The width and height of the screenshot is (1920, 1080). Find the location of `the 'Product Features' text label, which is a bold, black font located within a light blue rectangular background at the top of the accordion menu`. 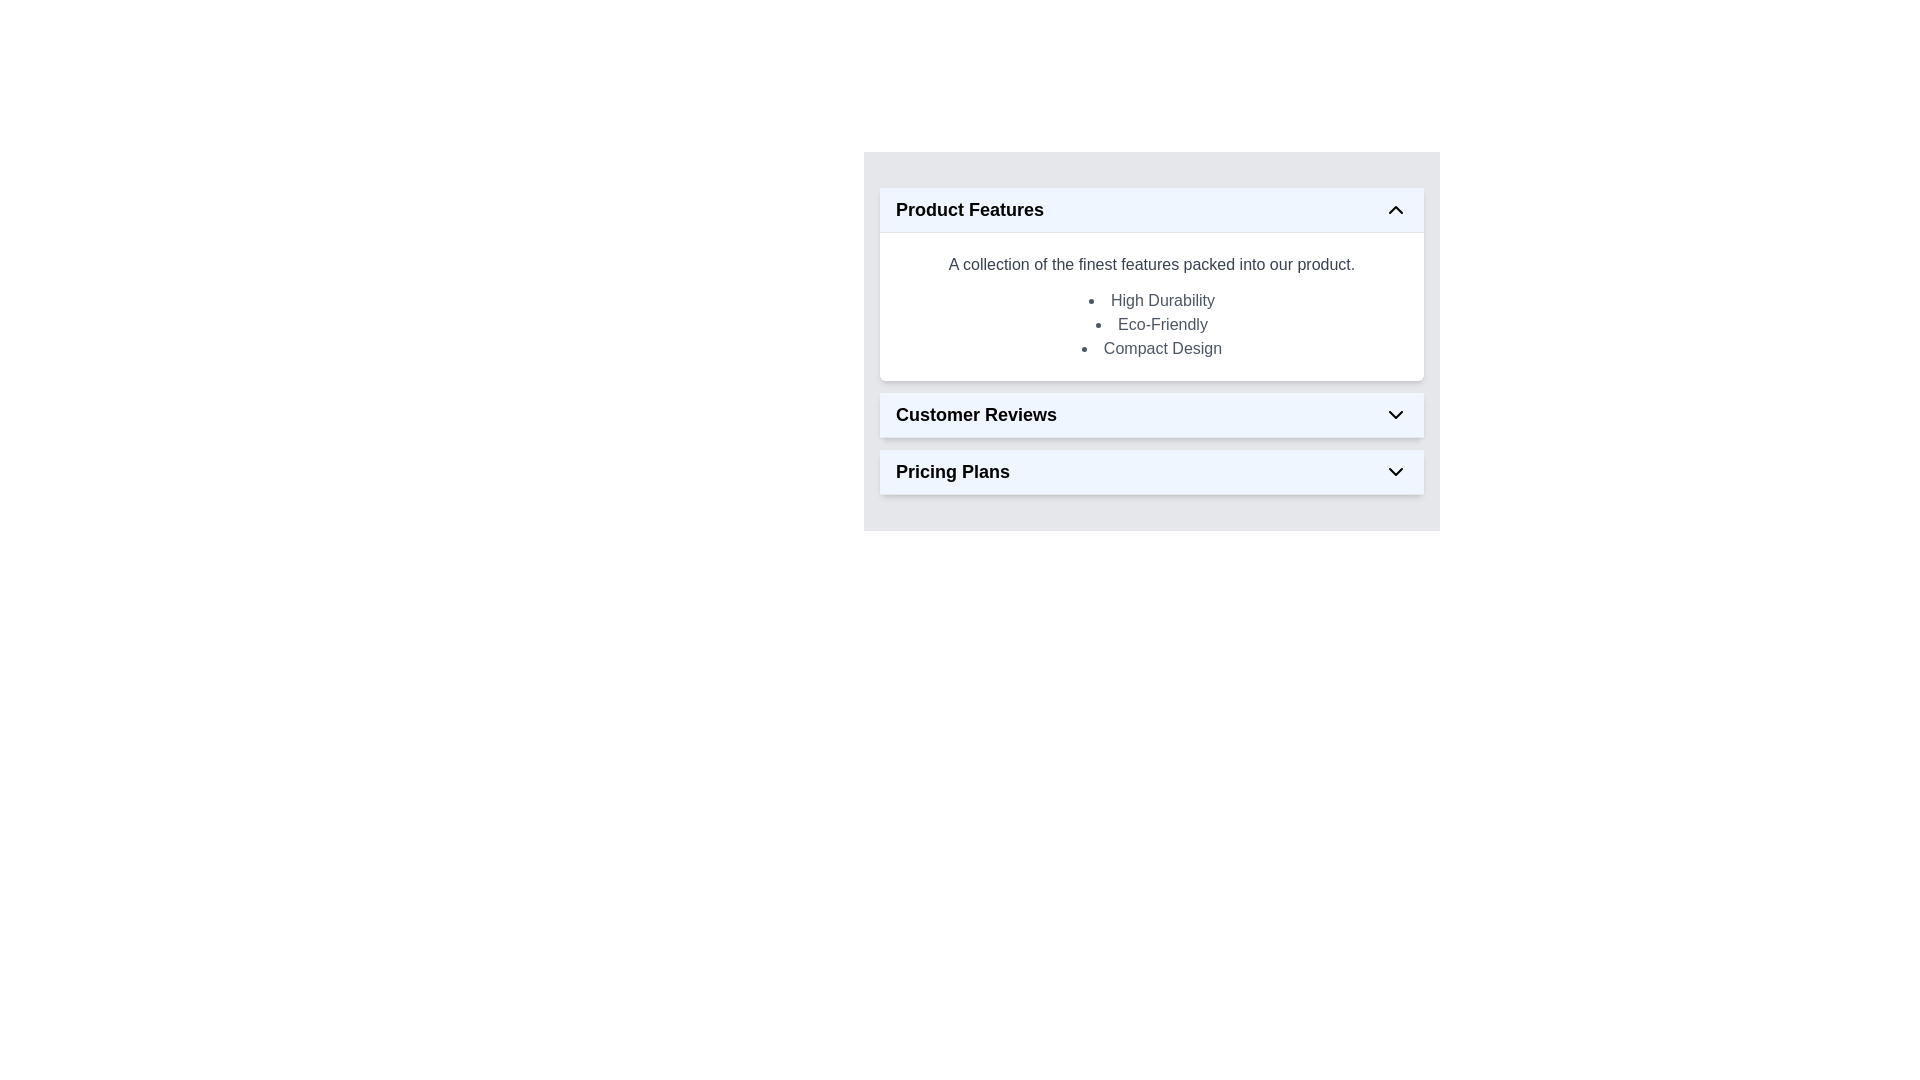

the 'Product Features' text label, which is a bold, black font located within a light blue rectangular background at the top of the accordion menu is located at coordinates (969, 209).